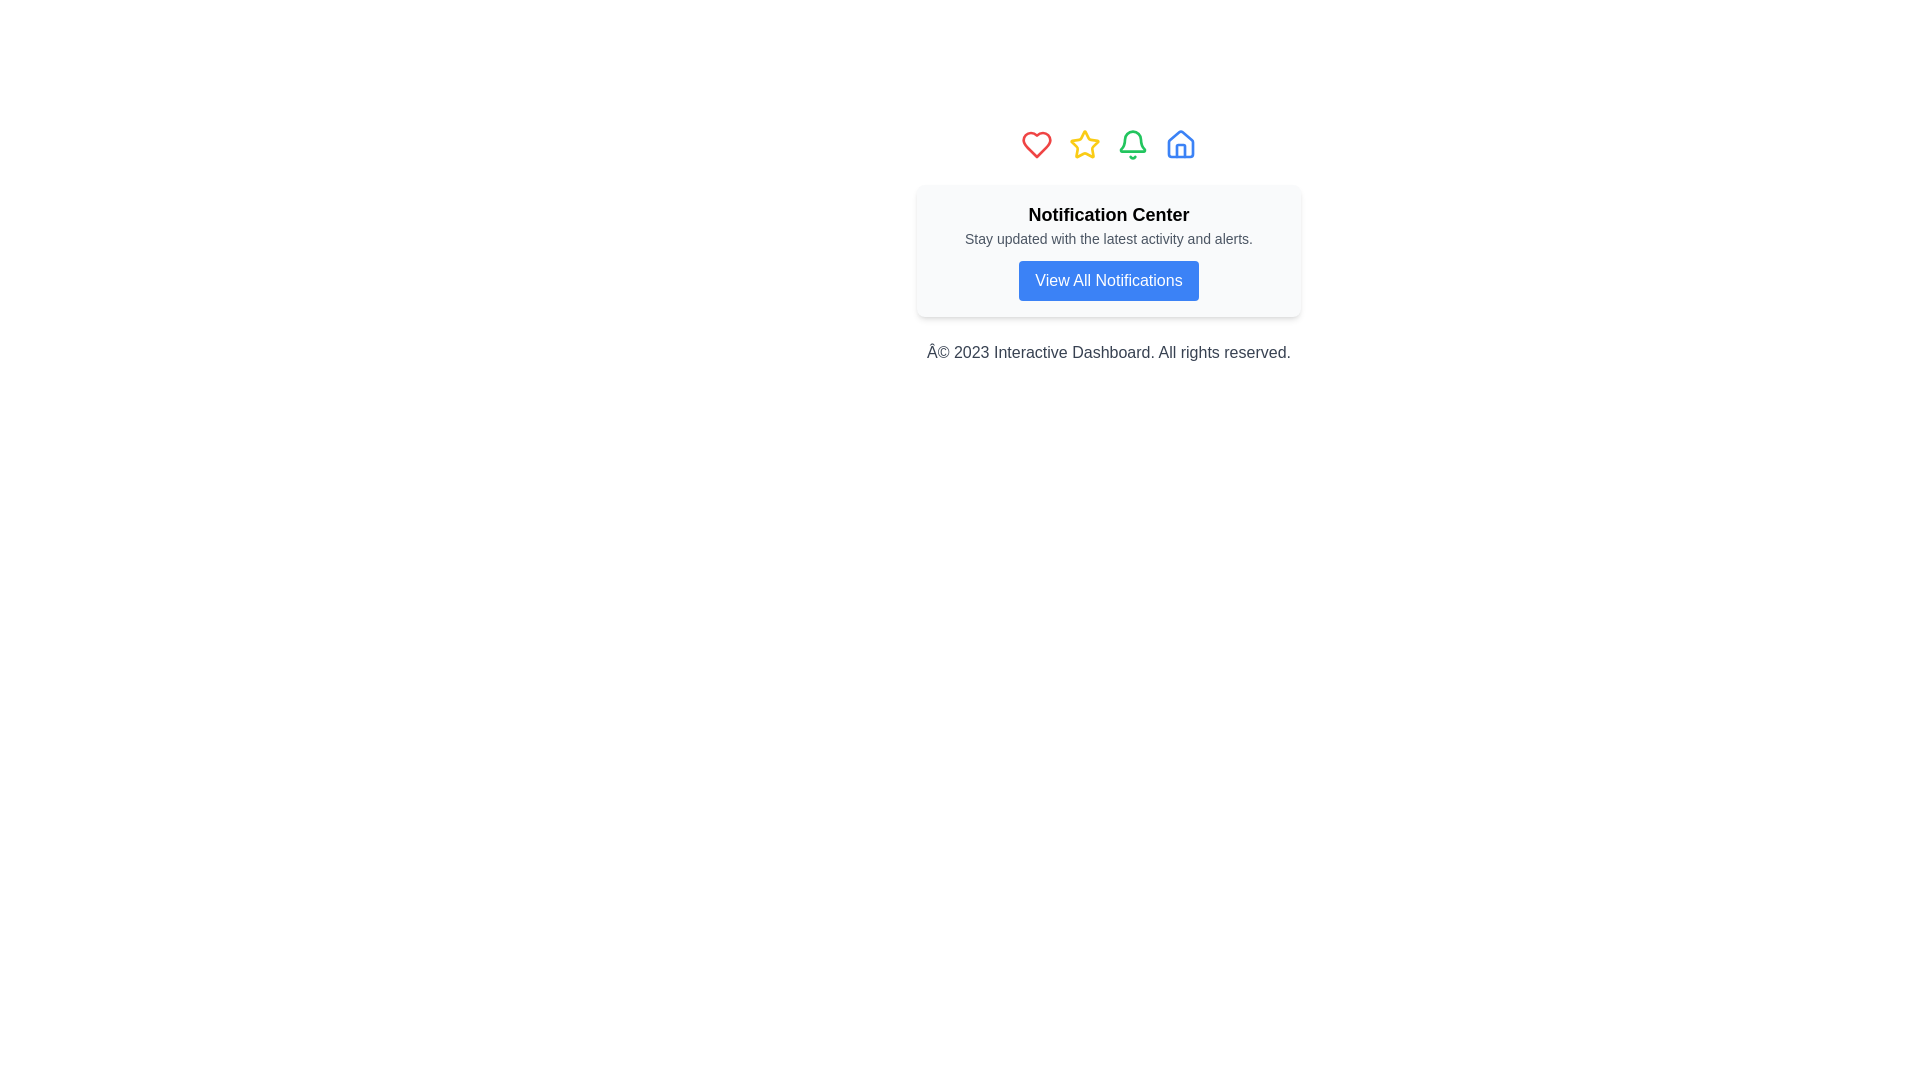 This screenshot has width=1920, height=1080. Describe the element at coordinates (1107, 144) in the screenshot. I see `the icon group located at the top of the Notification Center card, which serves as a navigation or feature selection panel` at that location.